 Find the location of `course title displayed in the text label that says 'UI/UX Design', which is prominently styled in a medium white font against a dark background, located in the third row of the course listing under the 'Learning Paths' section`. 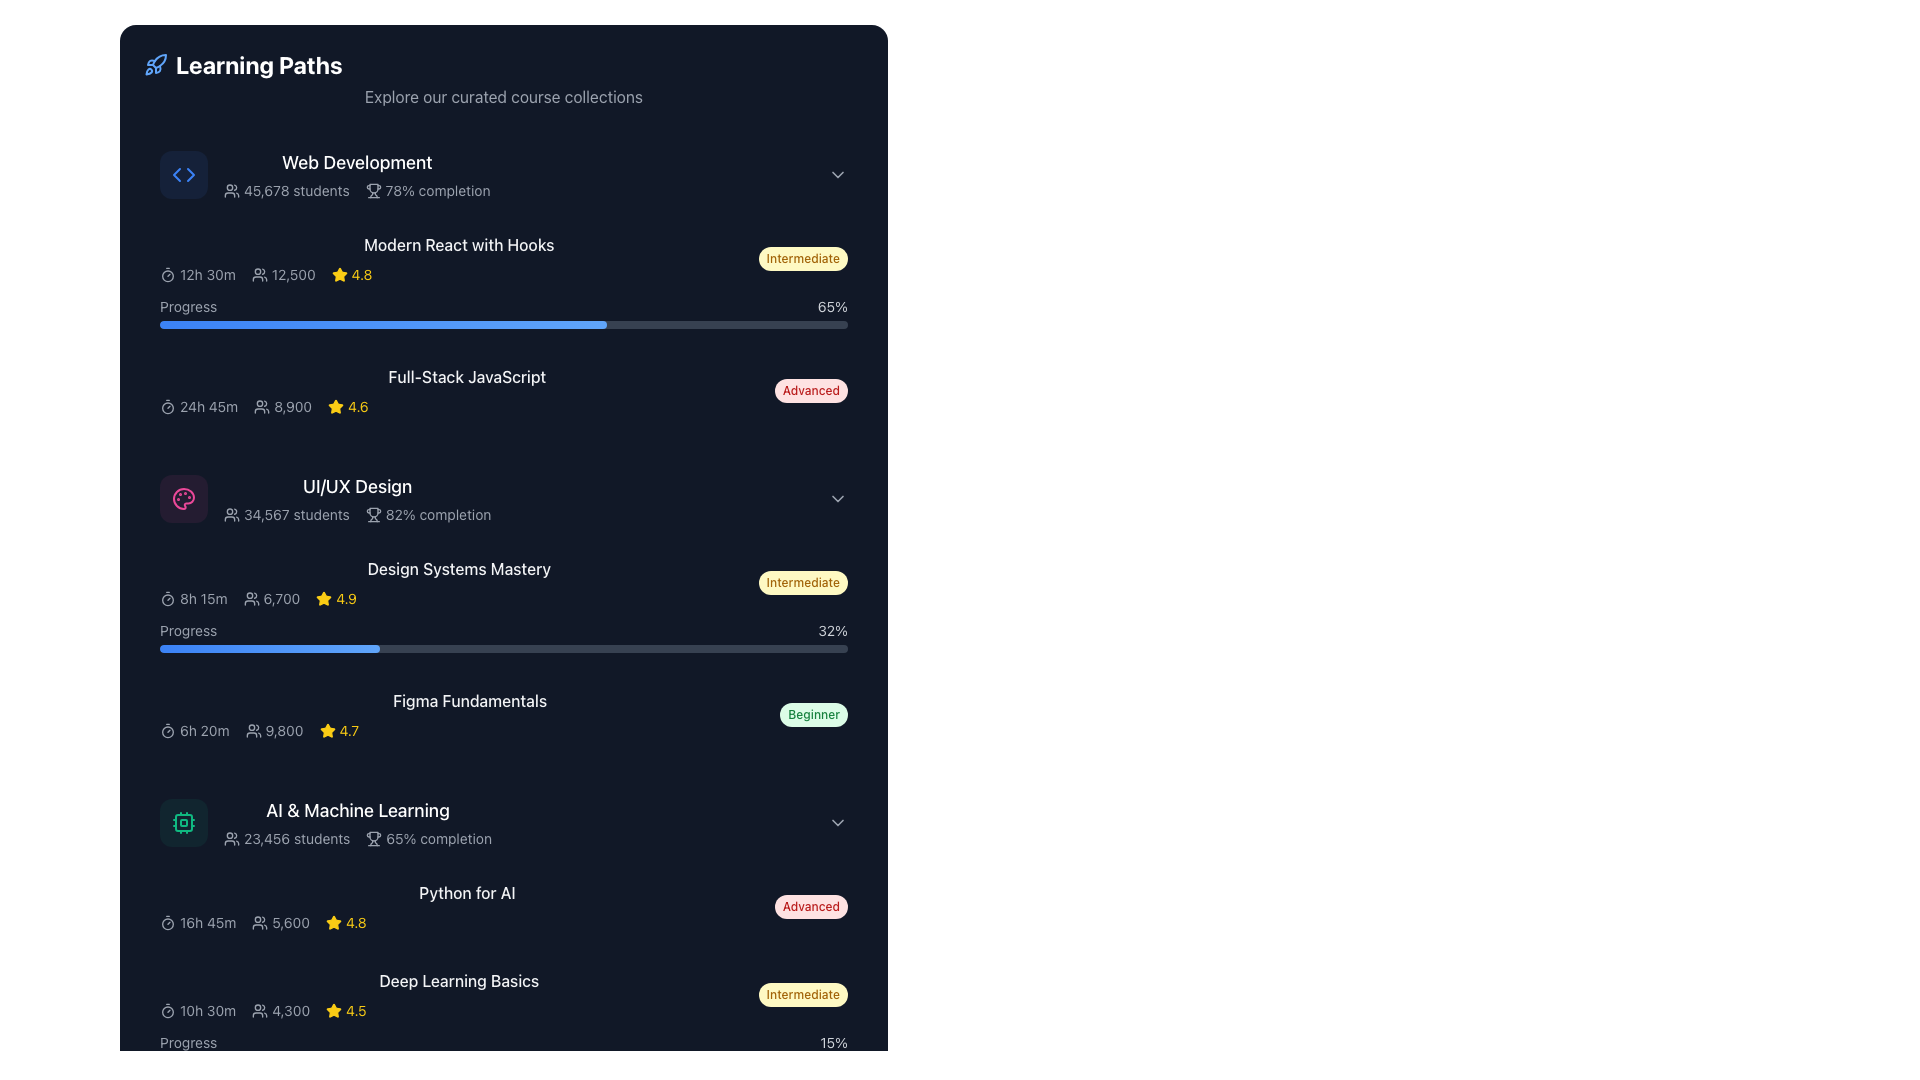

course title displayed in the text label that says 'UI/UX Design', which is prominently styled in a medium white font against a dark background, located in the third row of the course listing under the 'Learning Paths' section is located at coordinates (357, 486).